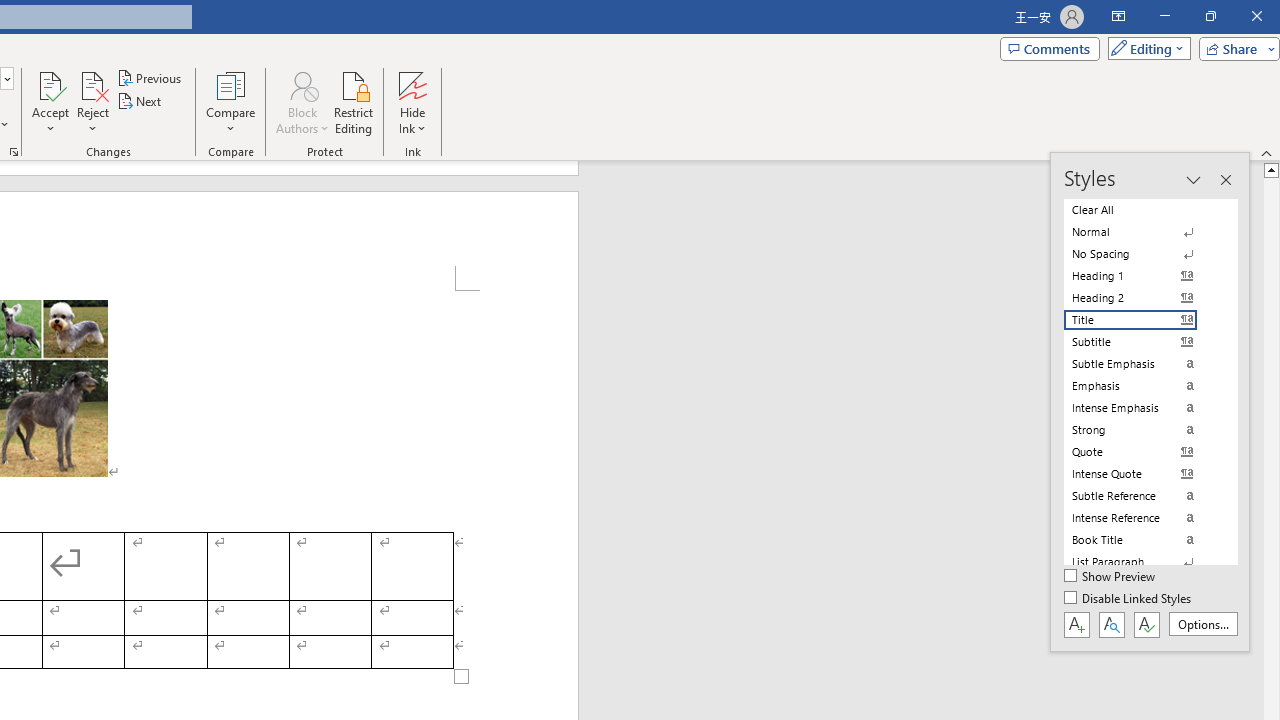  I want to click on 'Accept', so click(50, 103).